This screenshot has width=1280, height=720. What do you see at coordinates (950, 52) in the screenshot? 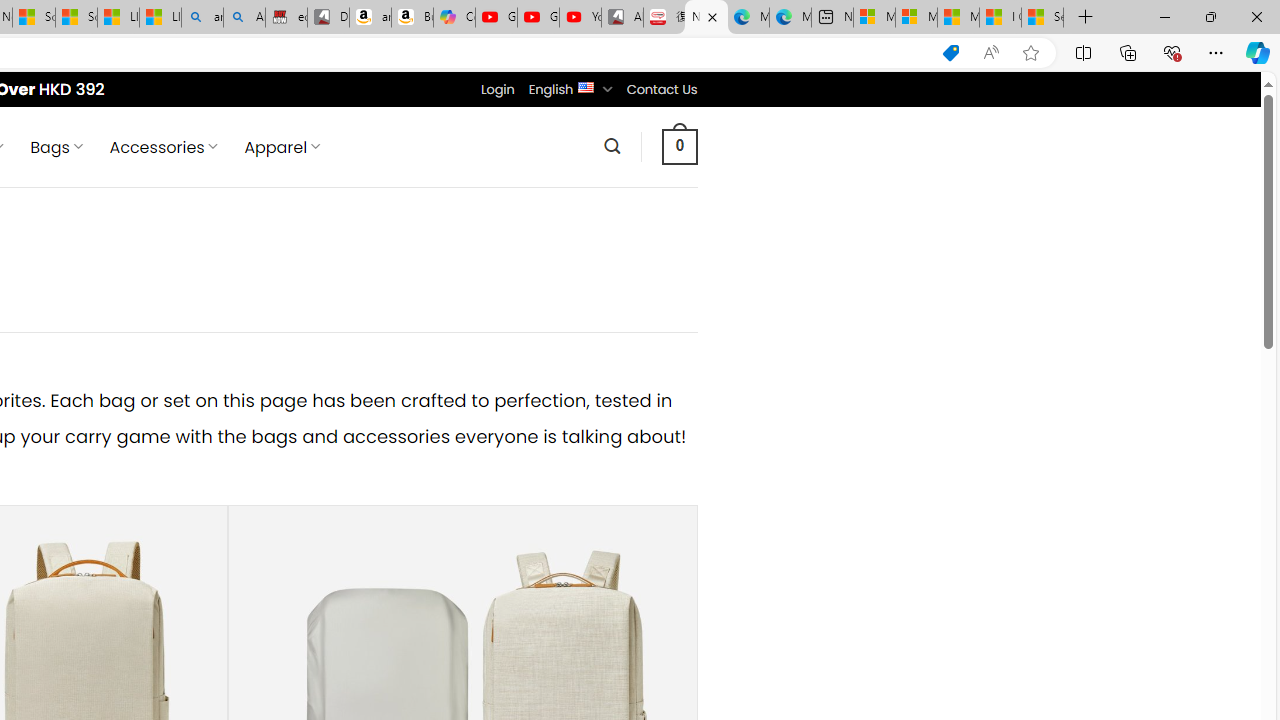
I see `'This site has coupons! Shopping in Microsoft Edge'` at bounding box center [950, 52].